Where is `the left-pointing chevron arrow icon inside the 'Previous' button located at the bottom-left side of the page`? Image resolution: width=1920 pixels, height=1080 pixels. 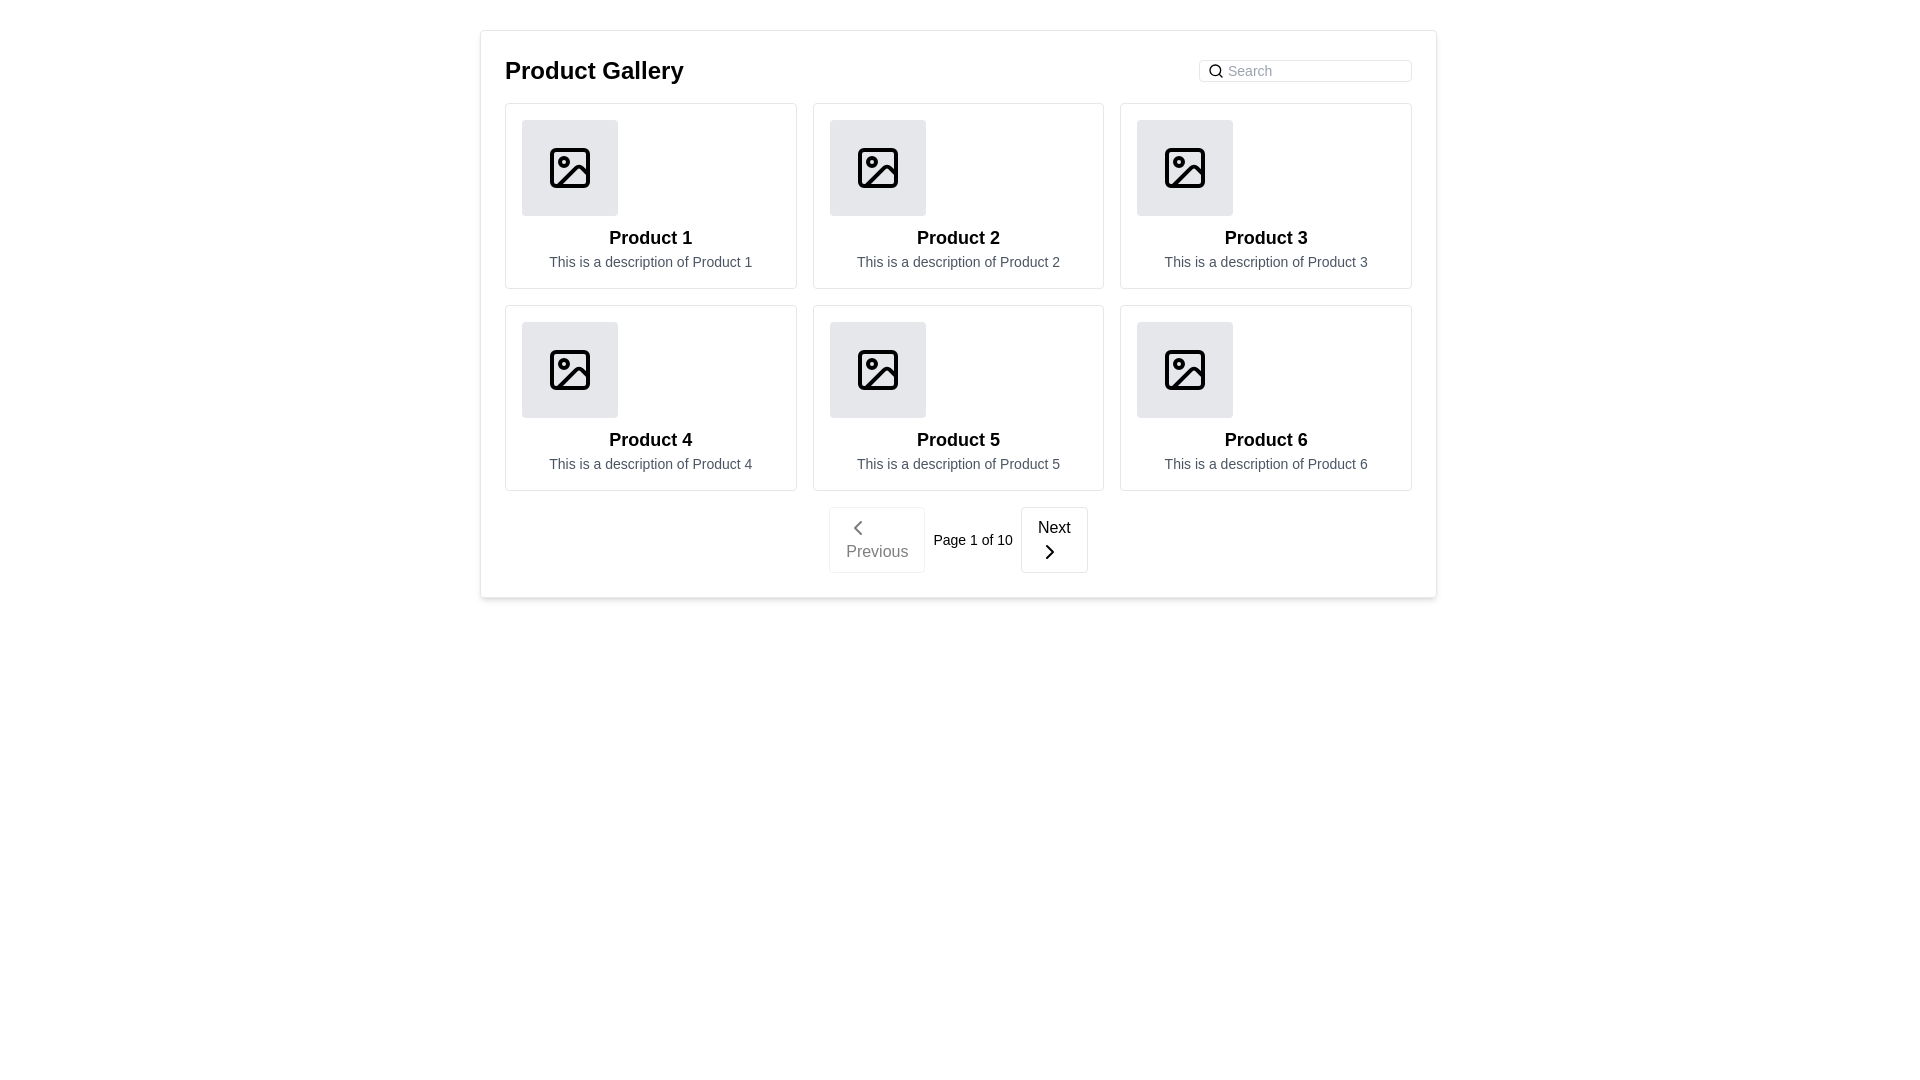 the left-pointing chevron arrow icon inside the 'Previous' button located at the bottom-left side of the page is located at coordinates (858, 527).